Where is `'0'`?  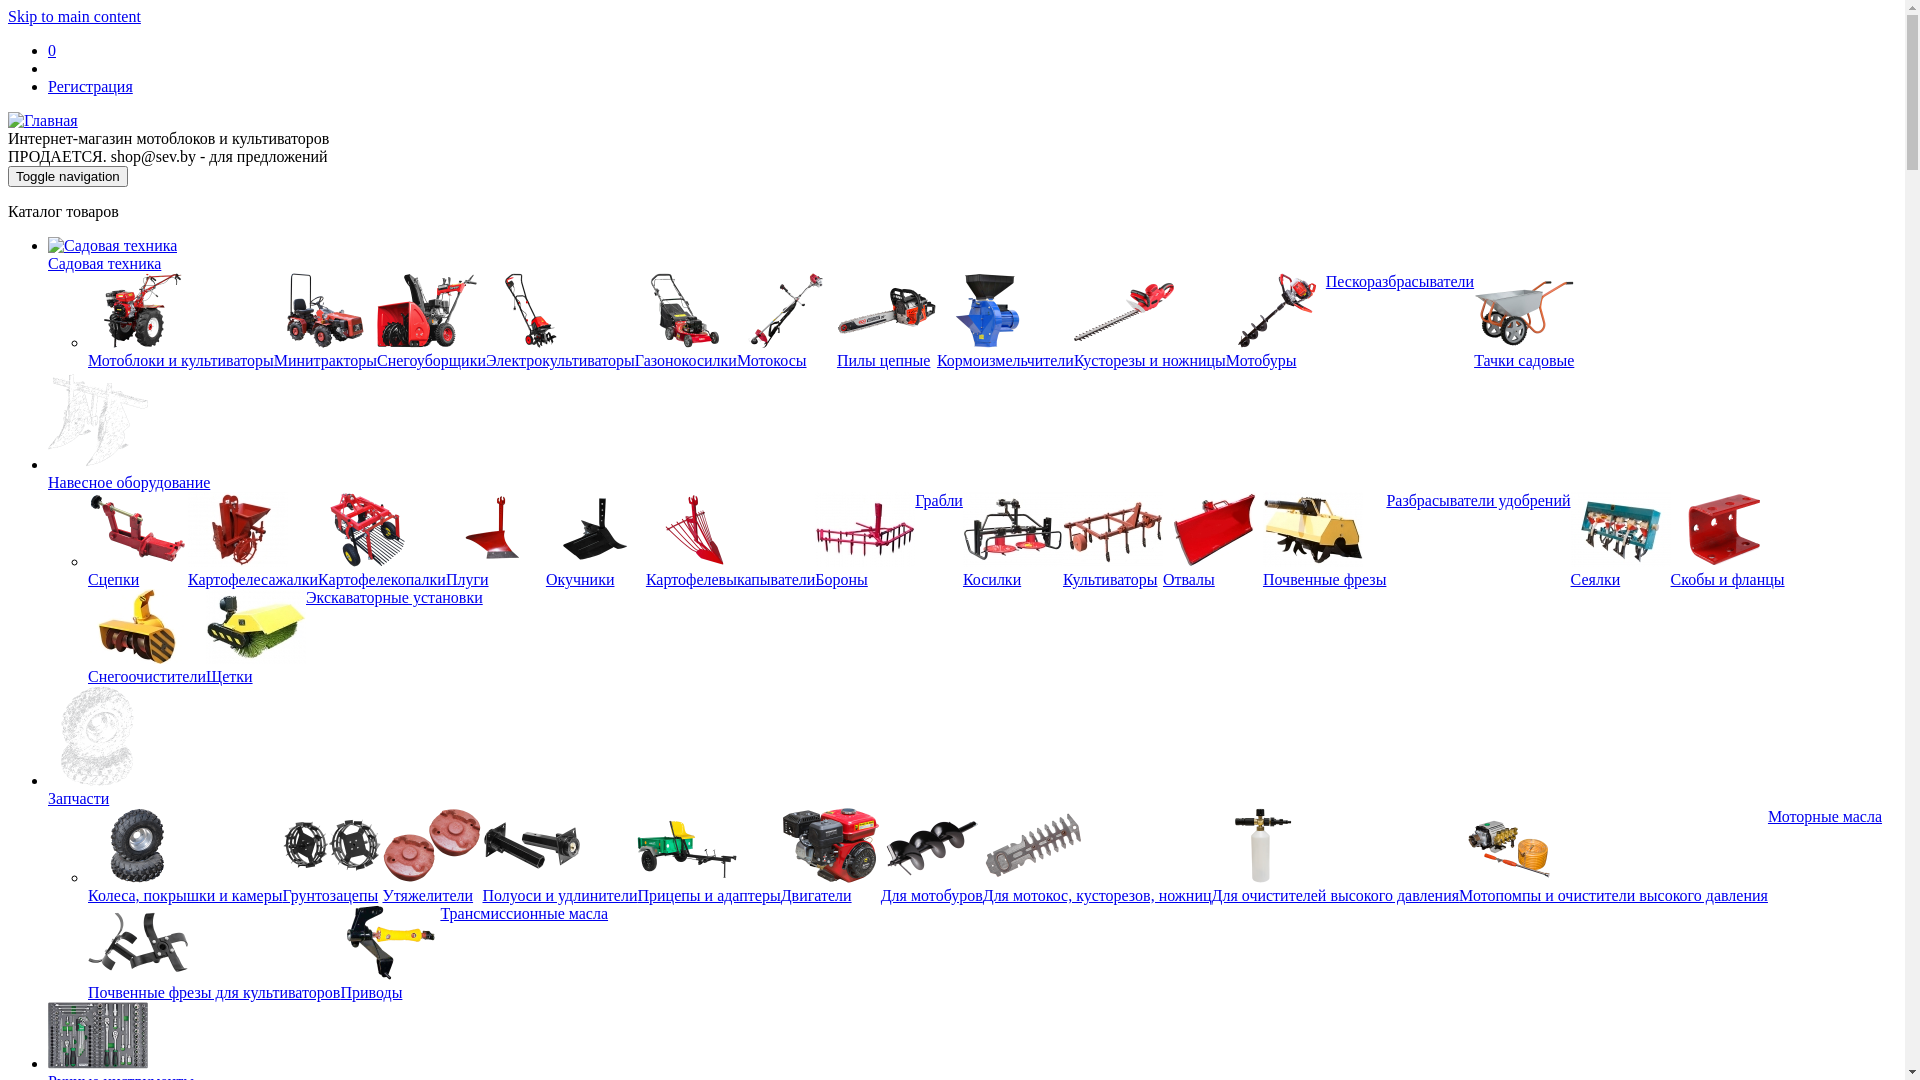
'0' is located at coordinates (52, 49).